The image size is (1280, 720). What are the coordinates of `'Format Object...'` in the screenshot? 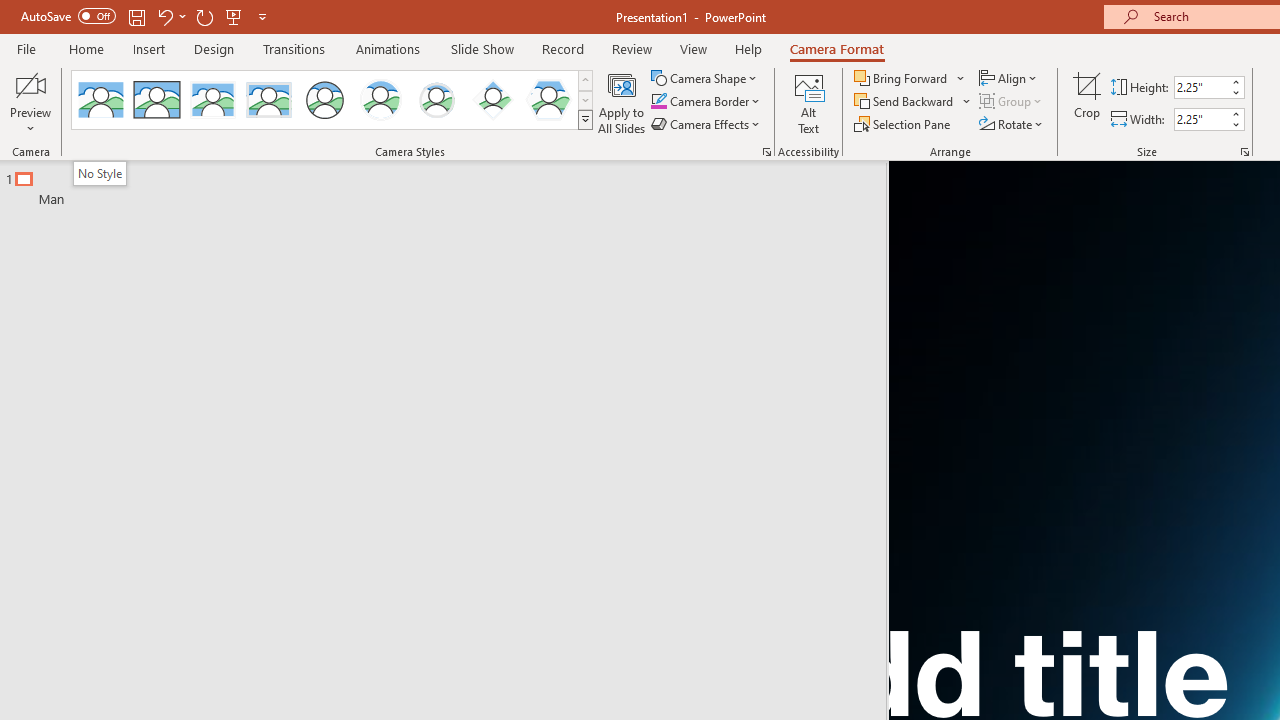 It's located at (765, 150).